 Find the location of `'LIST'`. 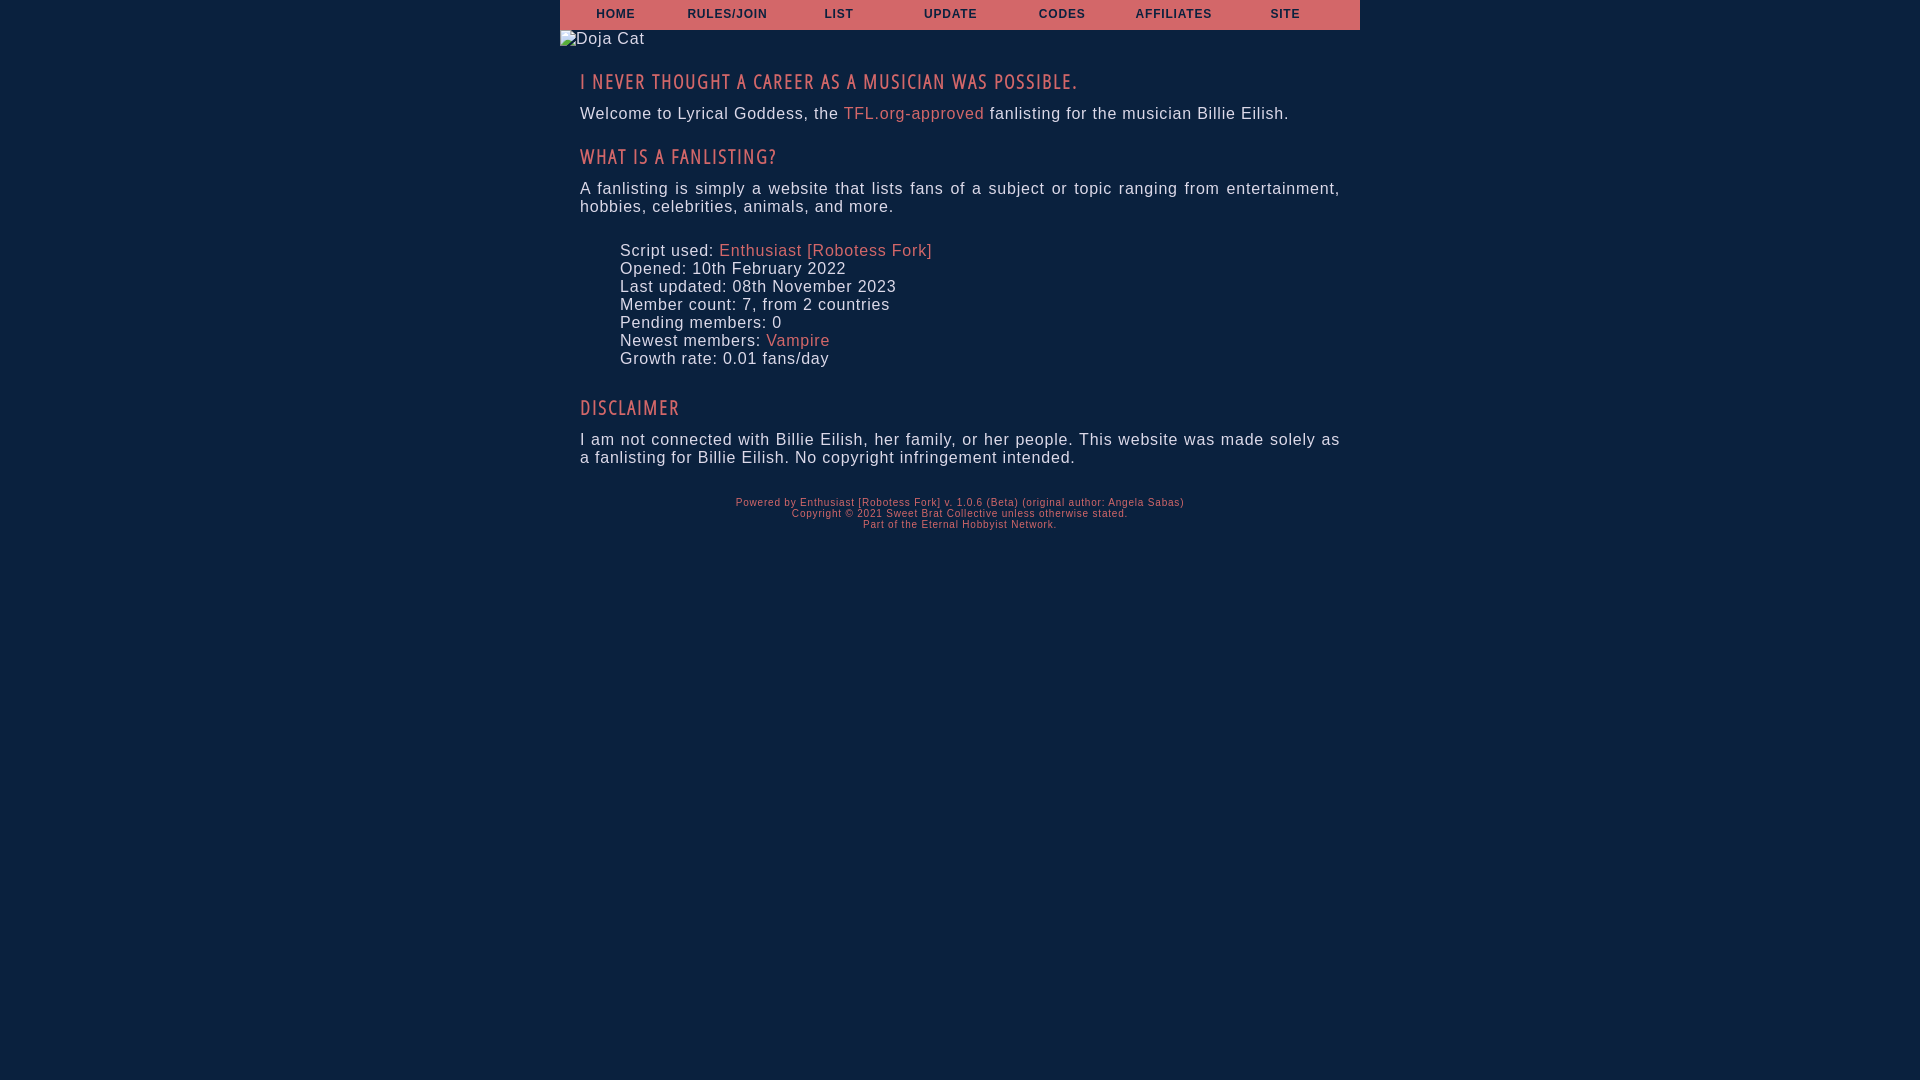

'LIST' is located at coordinates (838, 14).